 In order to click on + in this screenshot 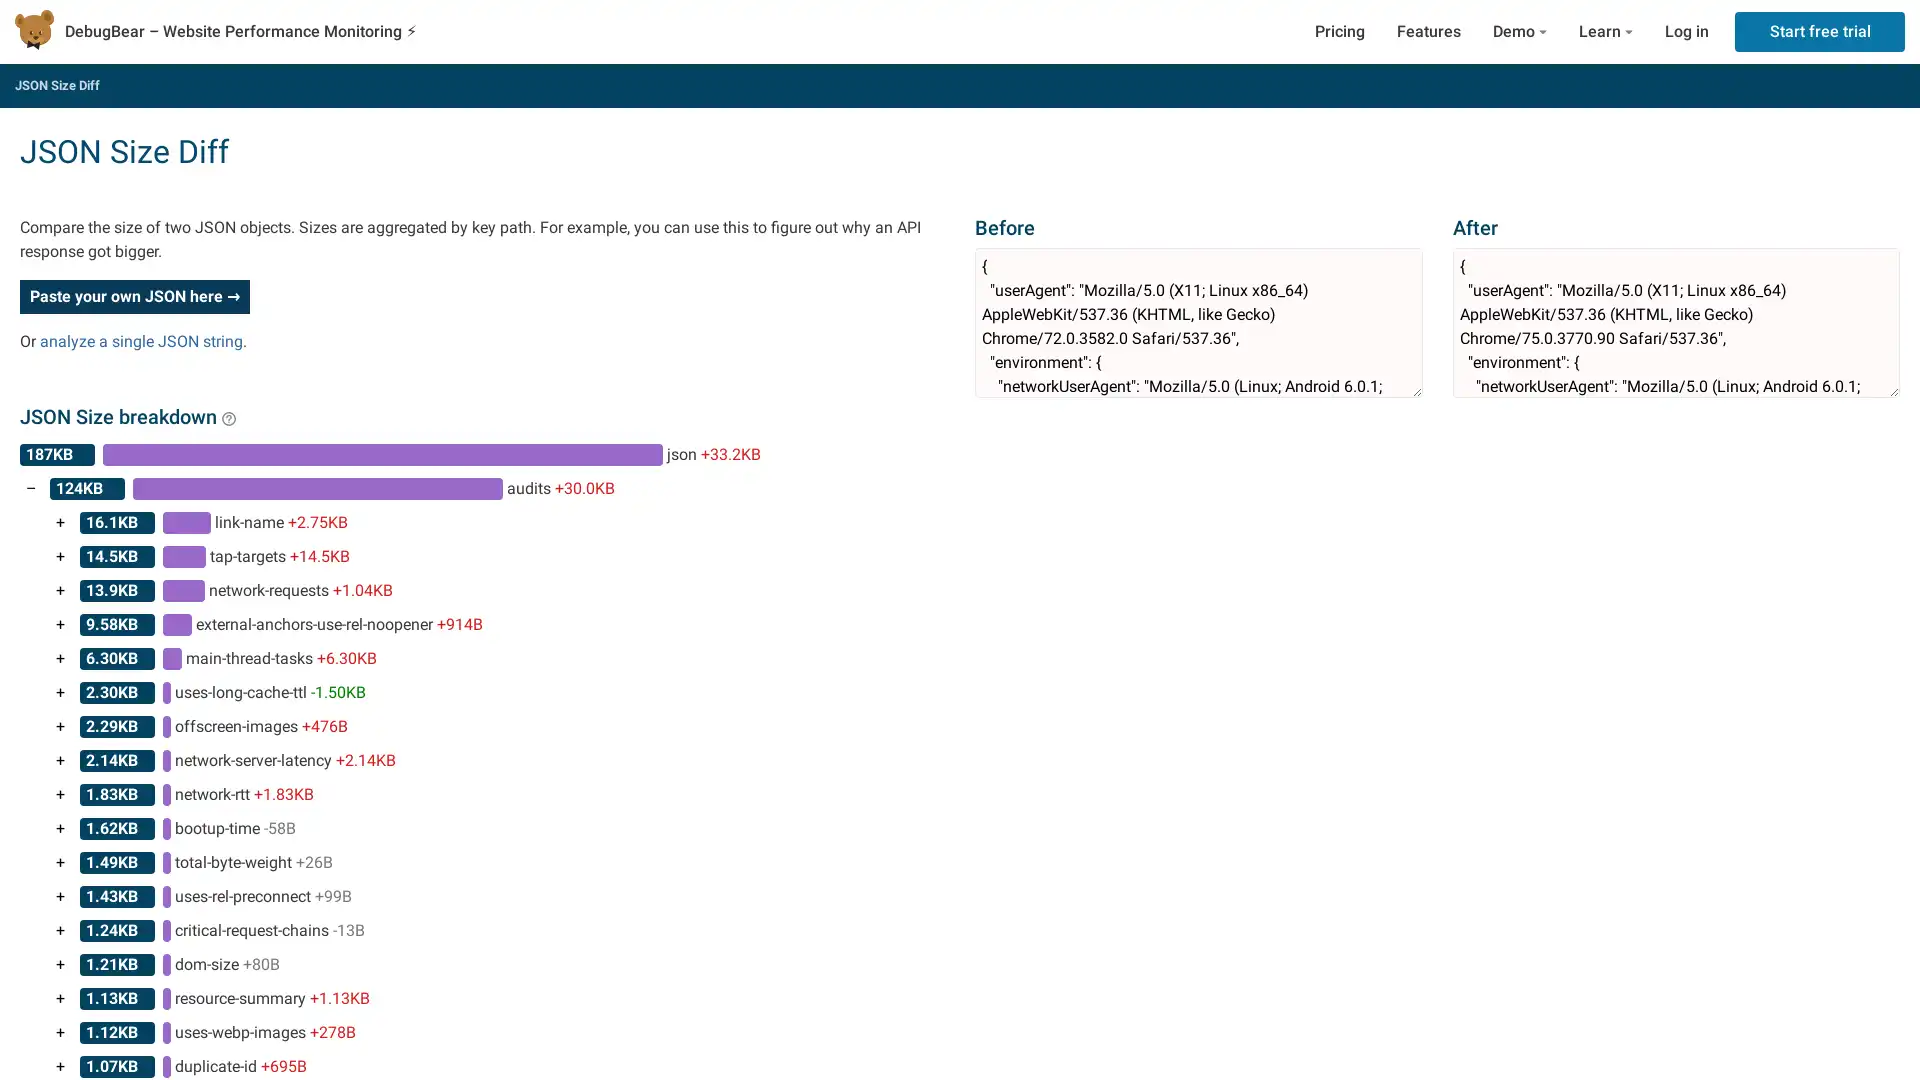, I will do `click(60, 556)`.